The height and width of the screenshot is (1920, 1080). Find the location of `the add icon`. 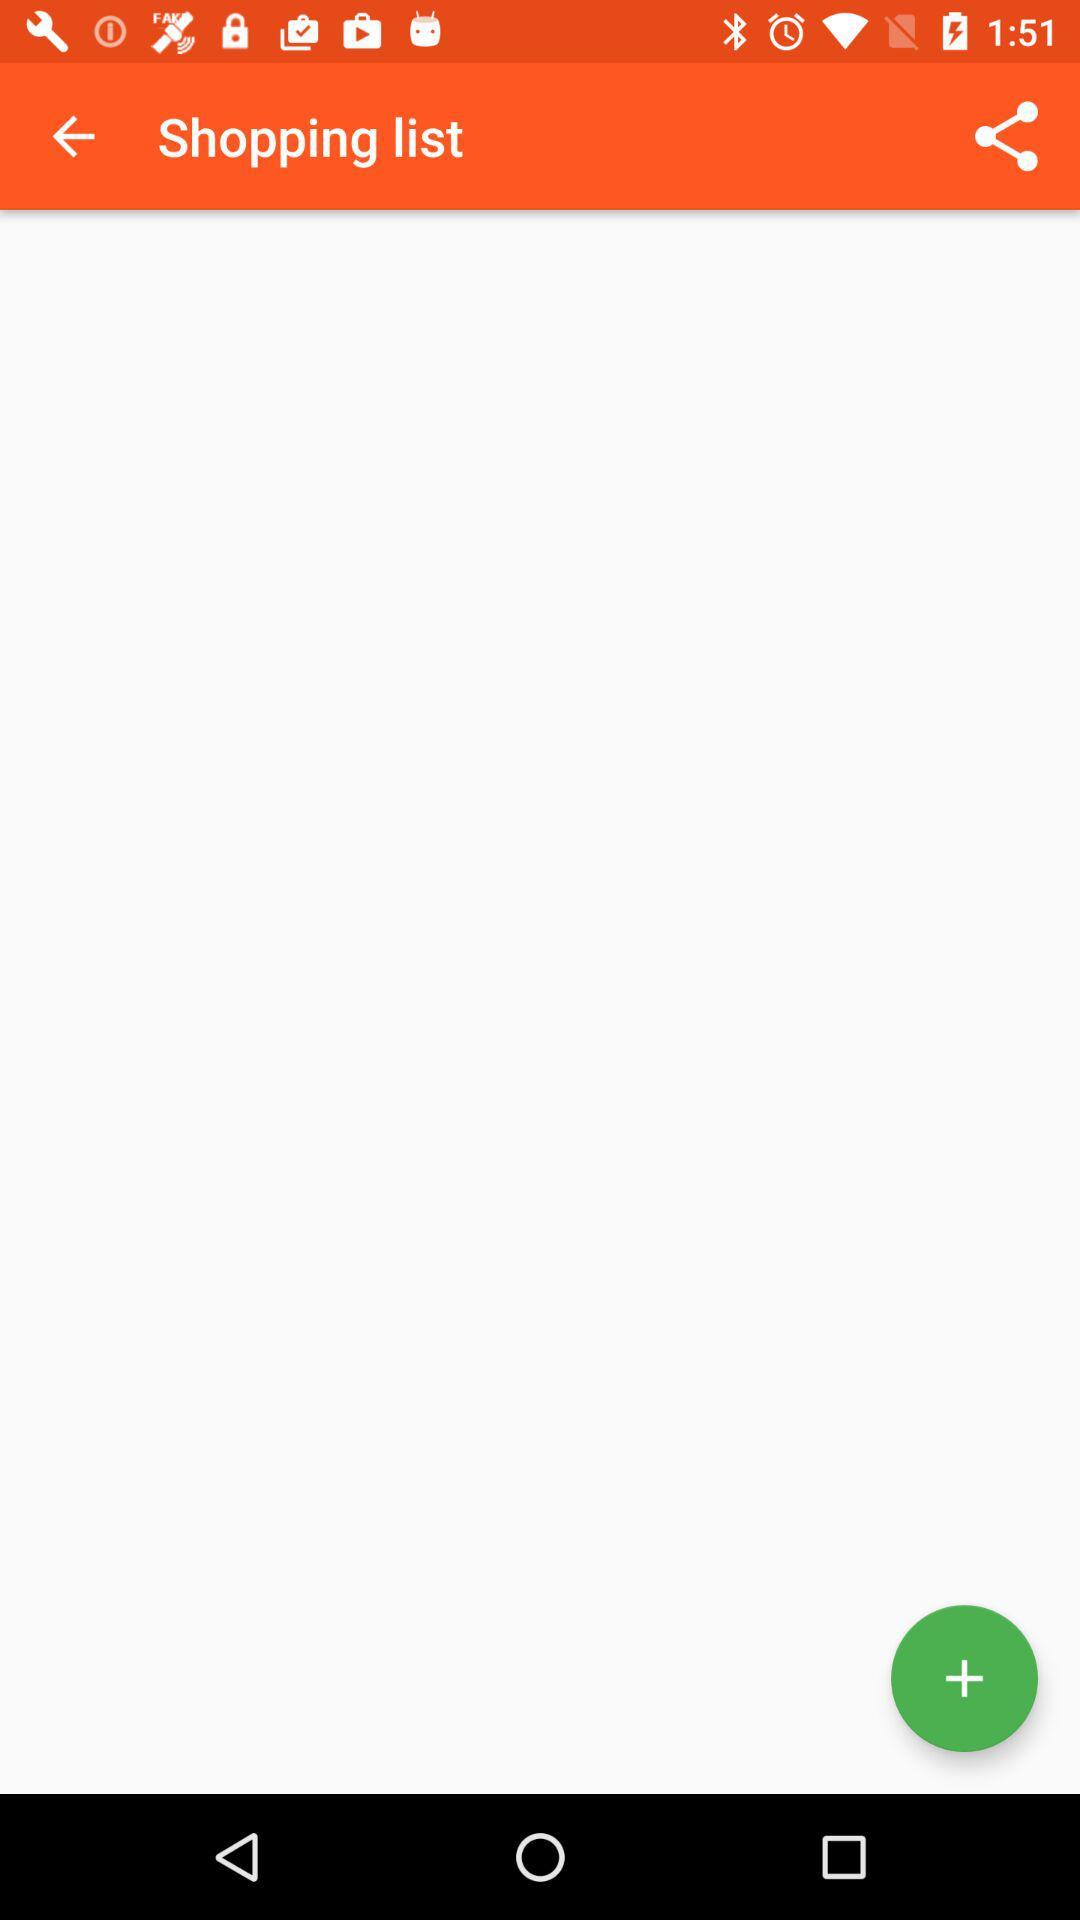

the add icon is located at coordinates (963, 1678).